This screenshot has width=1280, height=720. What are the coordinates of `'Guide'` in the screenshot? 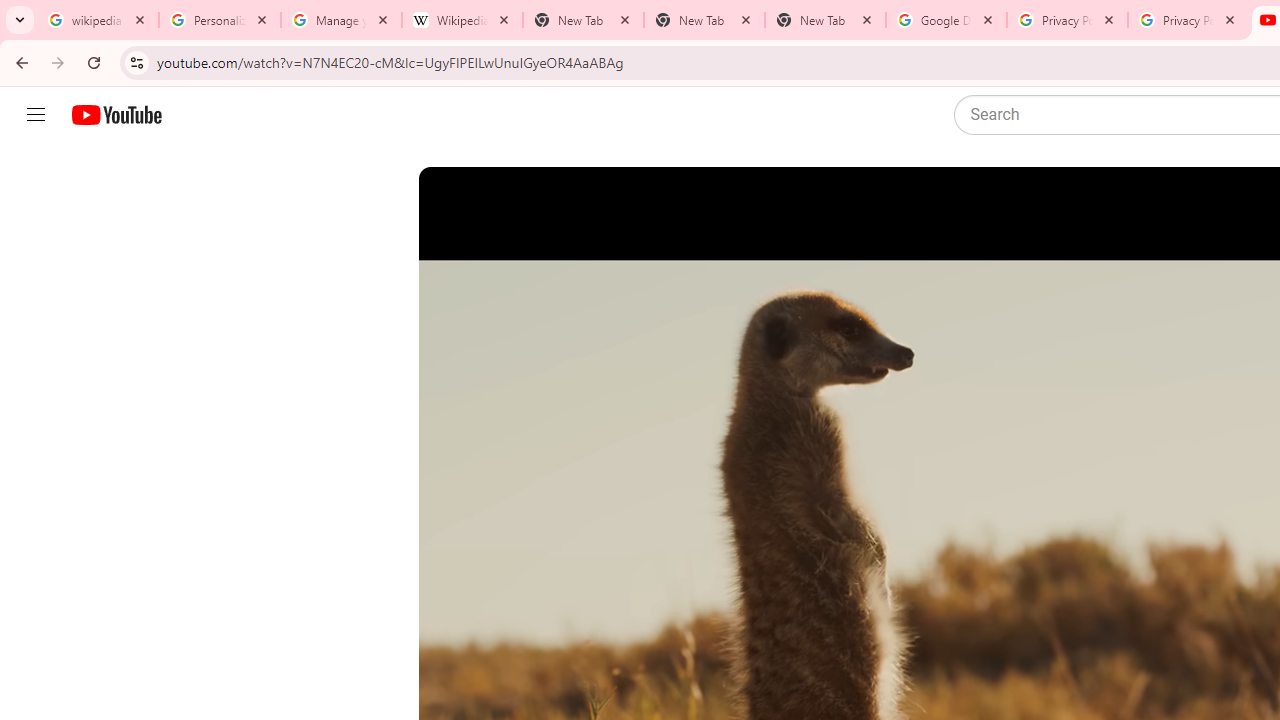 It's located at (35, 115).